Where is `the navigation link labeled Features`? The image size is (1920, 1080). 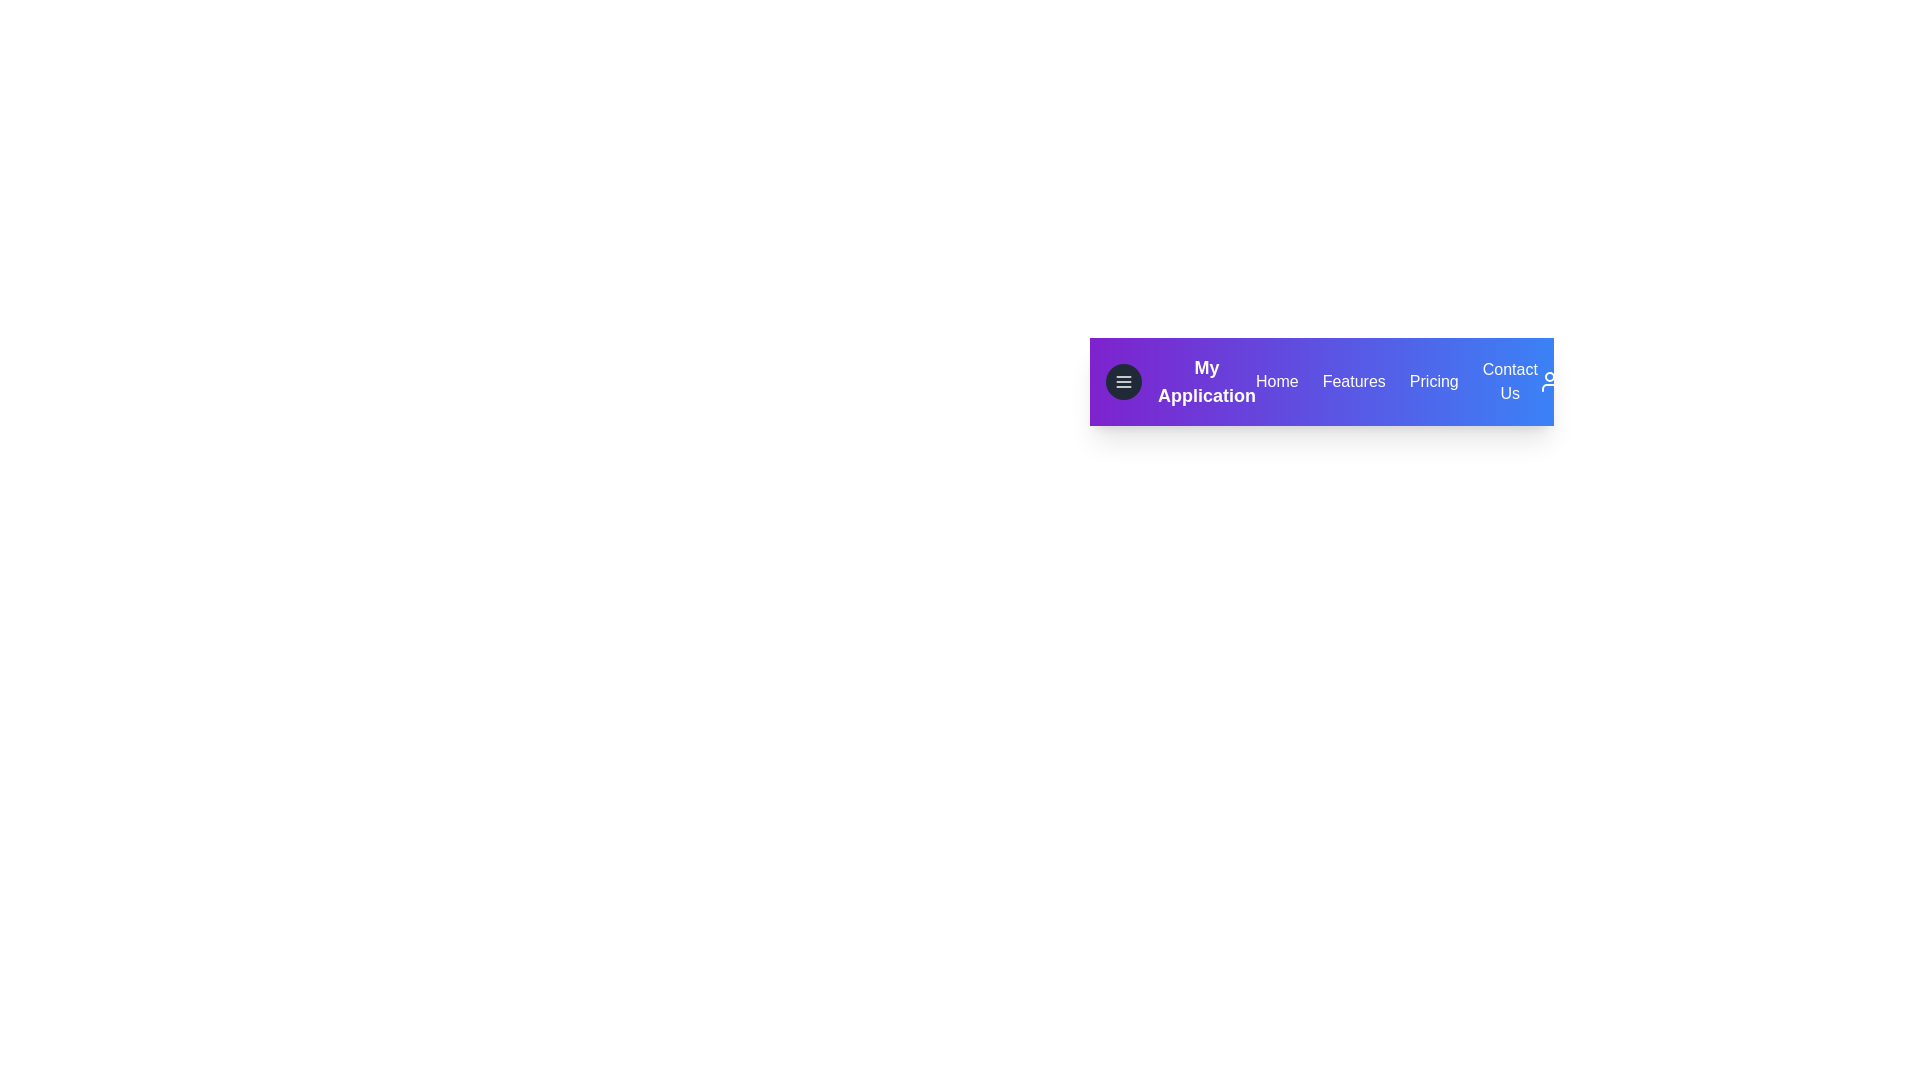 the navigation link labeled Features is located at coordinates (1353, 381).